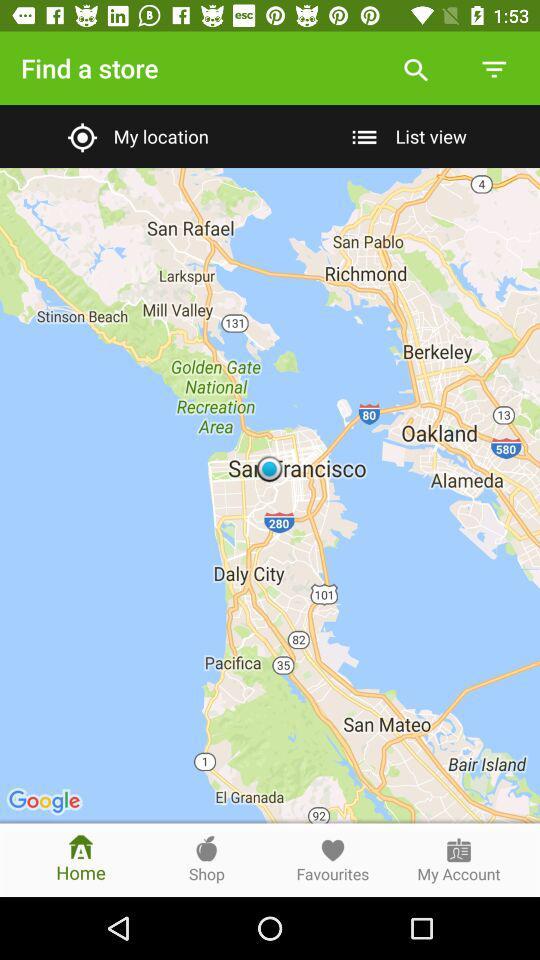 The height and width of the screenshot is (960, 540). Describe the element at coordinates (405, 135) in the screenshot. I see `item next to my location item` at that location.